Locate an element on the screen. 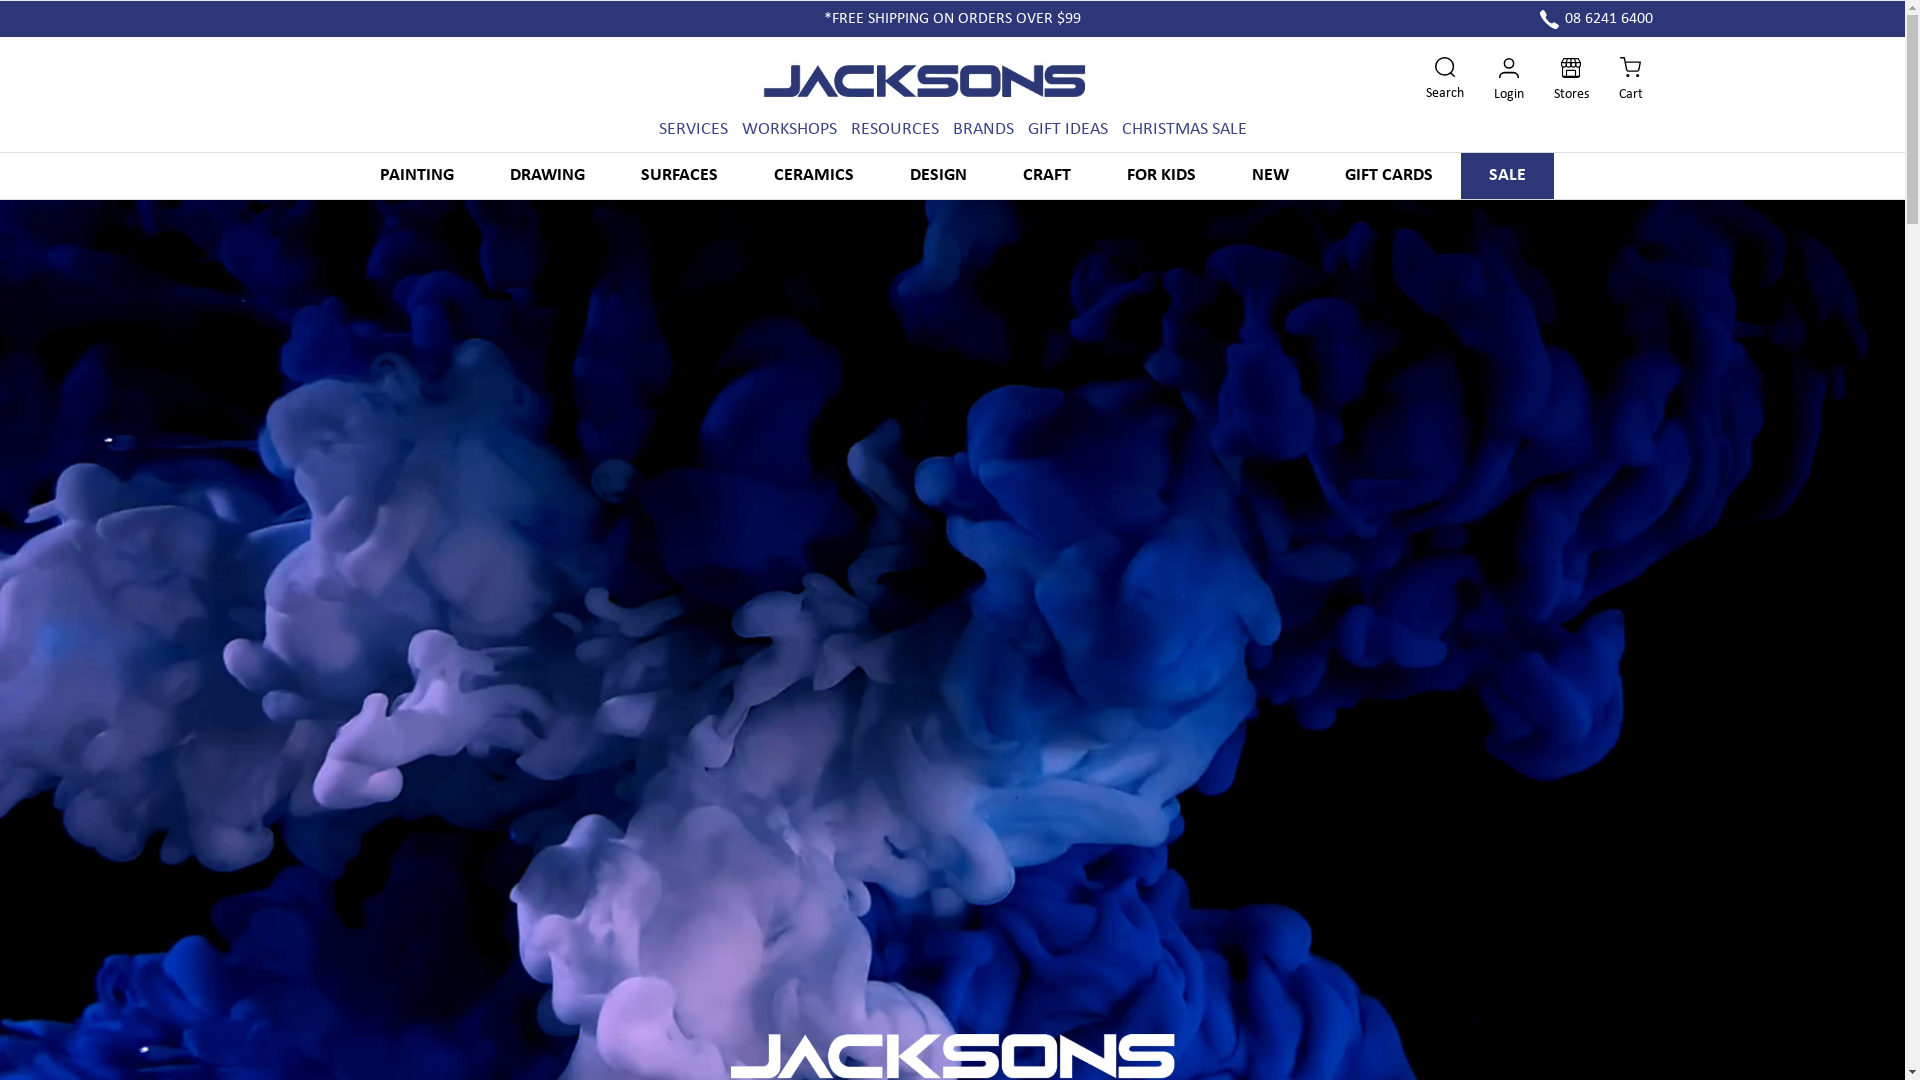 This screenshot has width=1920, height=1080. 'RESOURCES' is located at coordinates (892, 129).